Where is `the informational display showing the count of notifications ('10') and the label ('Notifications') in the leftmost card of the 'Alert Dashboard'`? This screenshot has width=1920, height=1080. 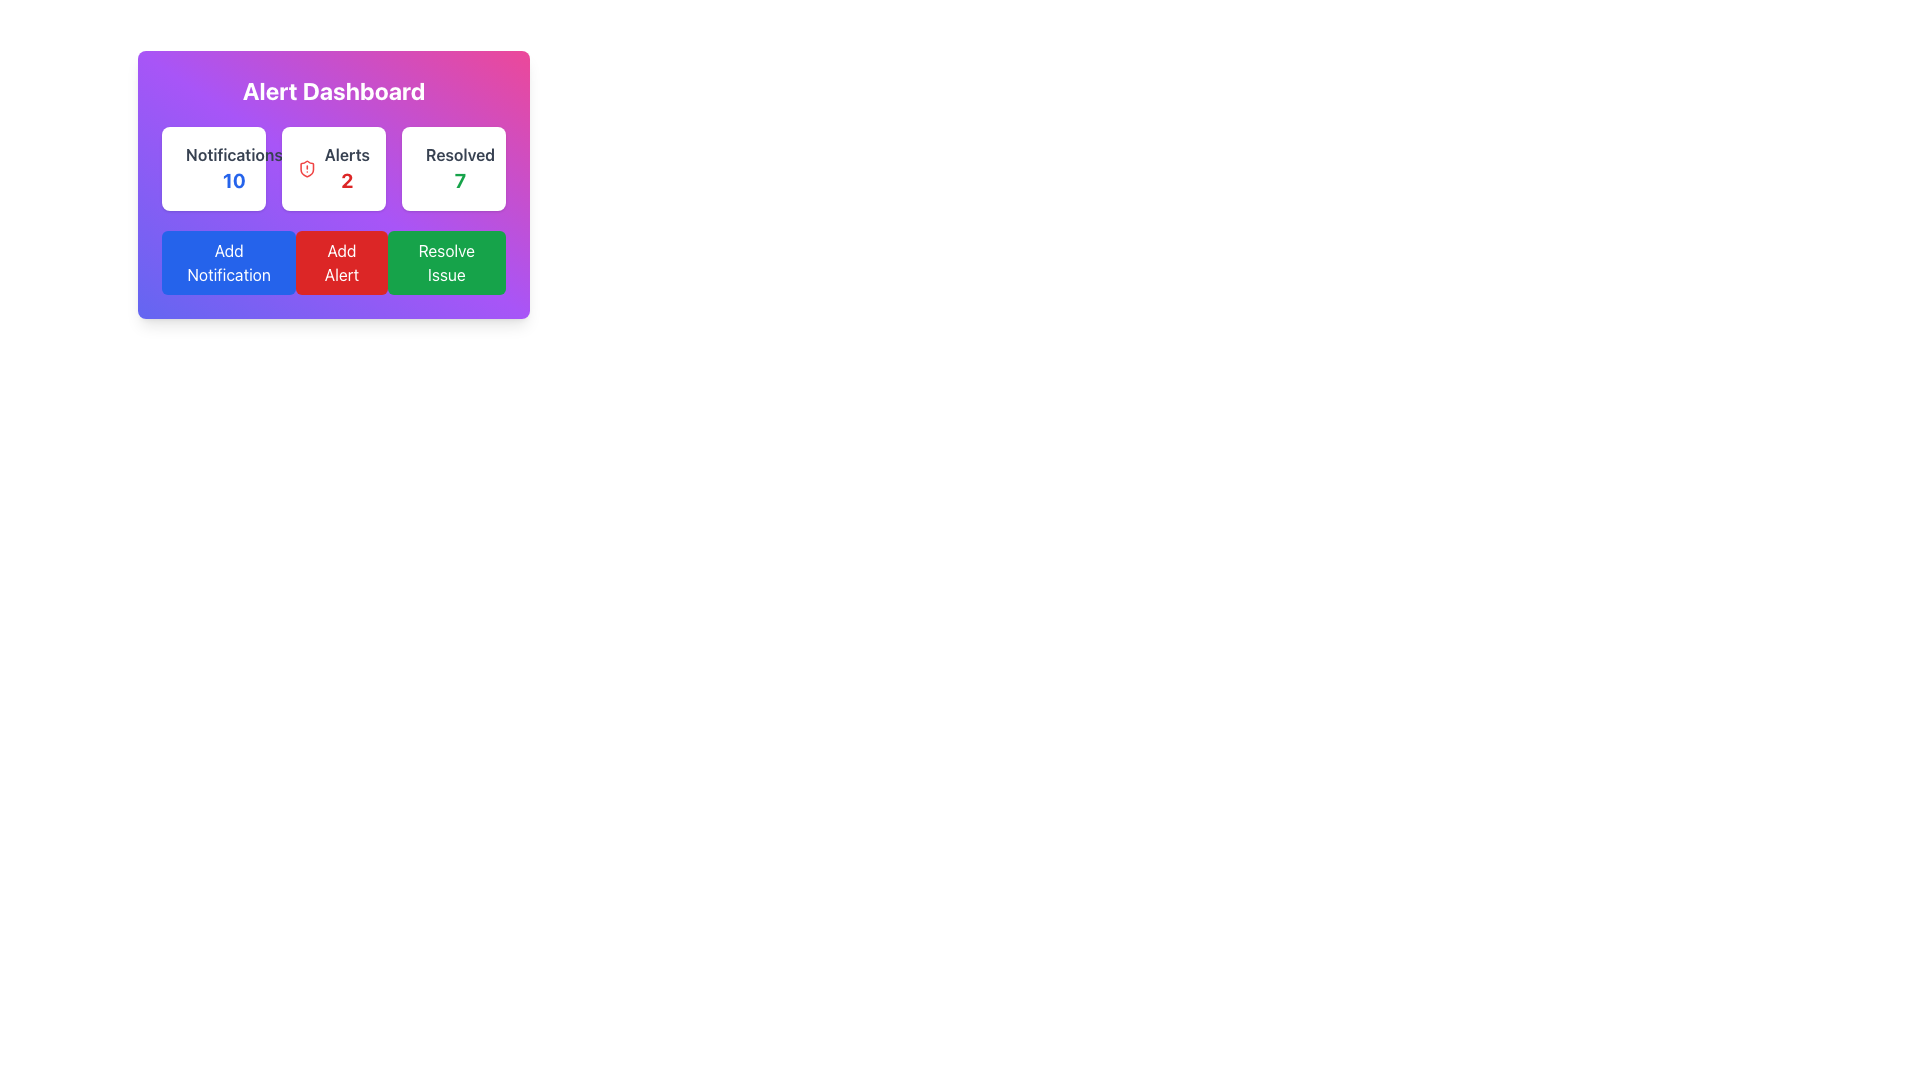 the informational display showing the count of notifications ('10') and the label ('Notifications') in the leftmost card of the 'Alert Dashboard' is located at coordinates (234, 168).